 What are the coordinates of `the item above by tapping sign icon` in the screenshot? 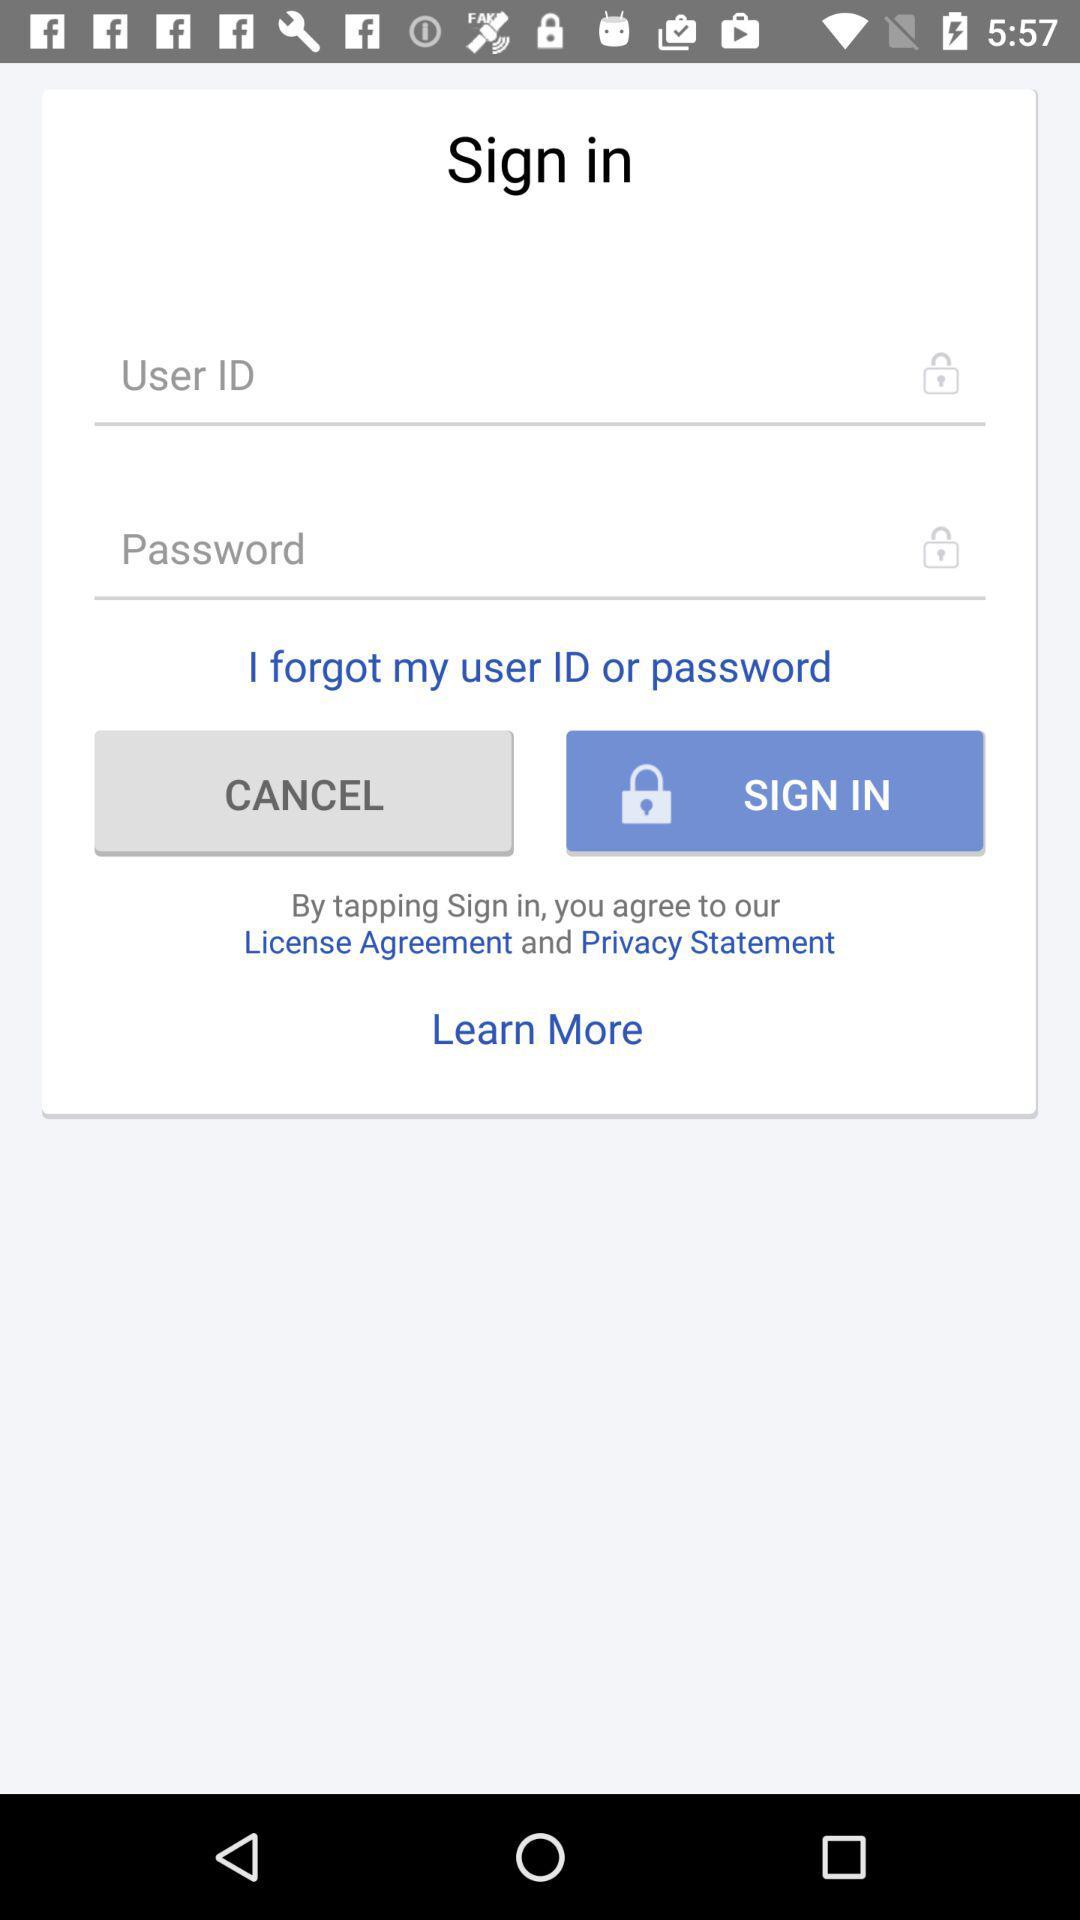 It's located at (304, 792).